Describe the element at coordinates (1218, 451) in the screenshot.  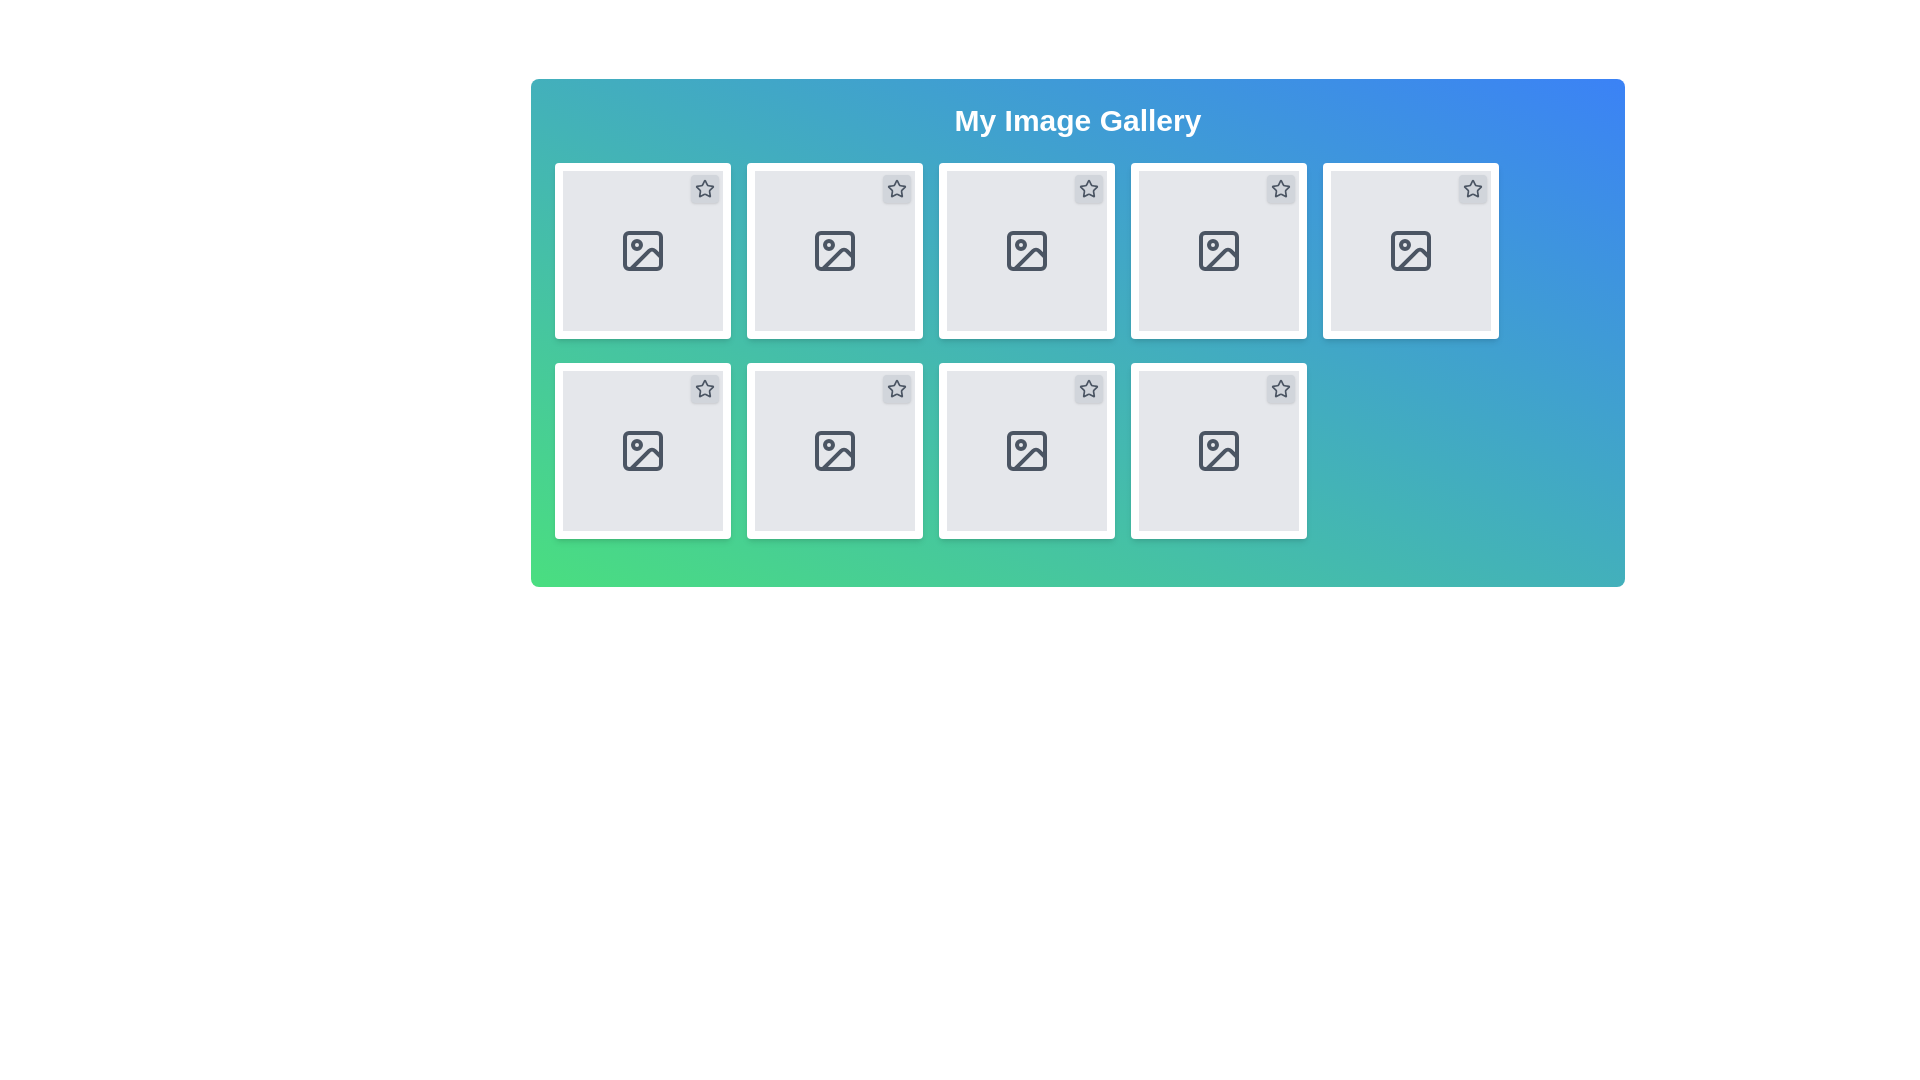
I see `the interactive card in the 'My Image Gallery' grid layout located at the bottom-right corner` at that location.